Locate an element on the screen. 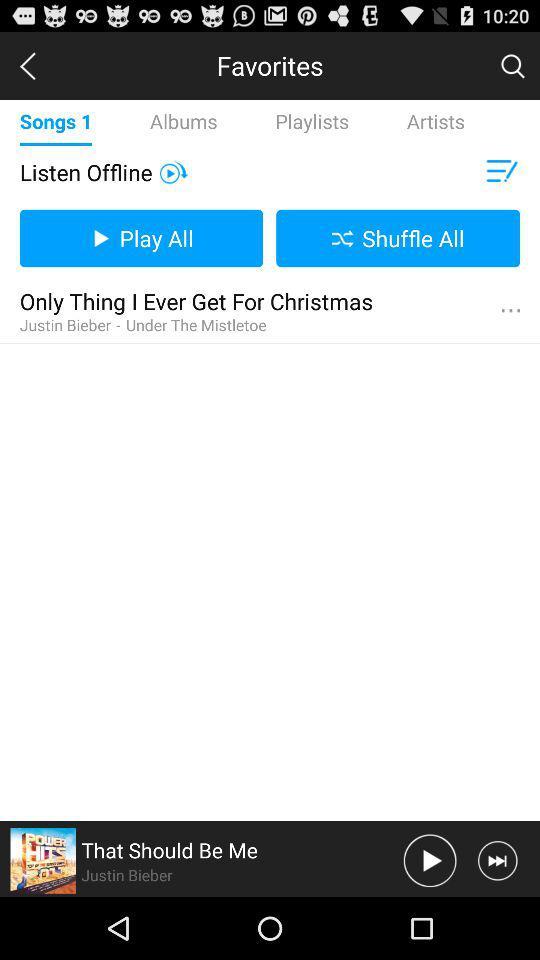  search box is located at coordinates (512, 65).